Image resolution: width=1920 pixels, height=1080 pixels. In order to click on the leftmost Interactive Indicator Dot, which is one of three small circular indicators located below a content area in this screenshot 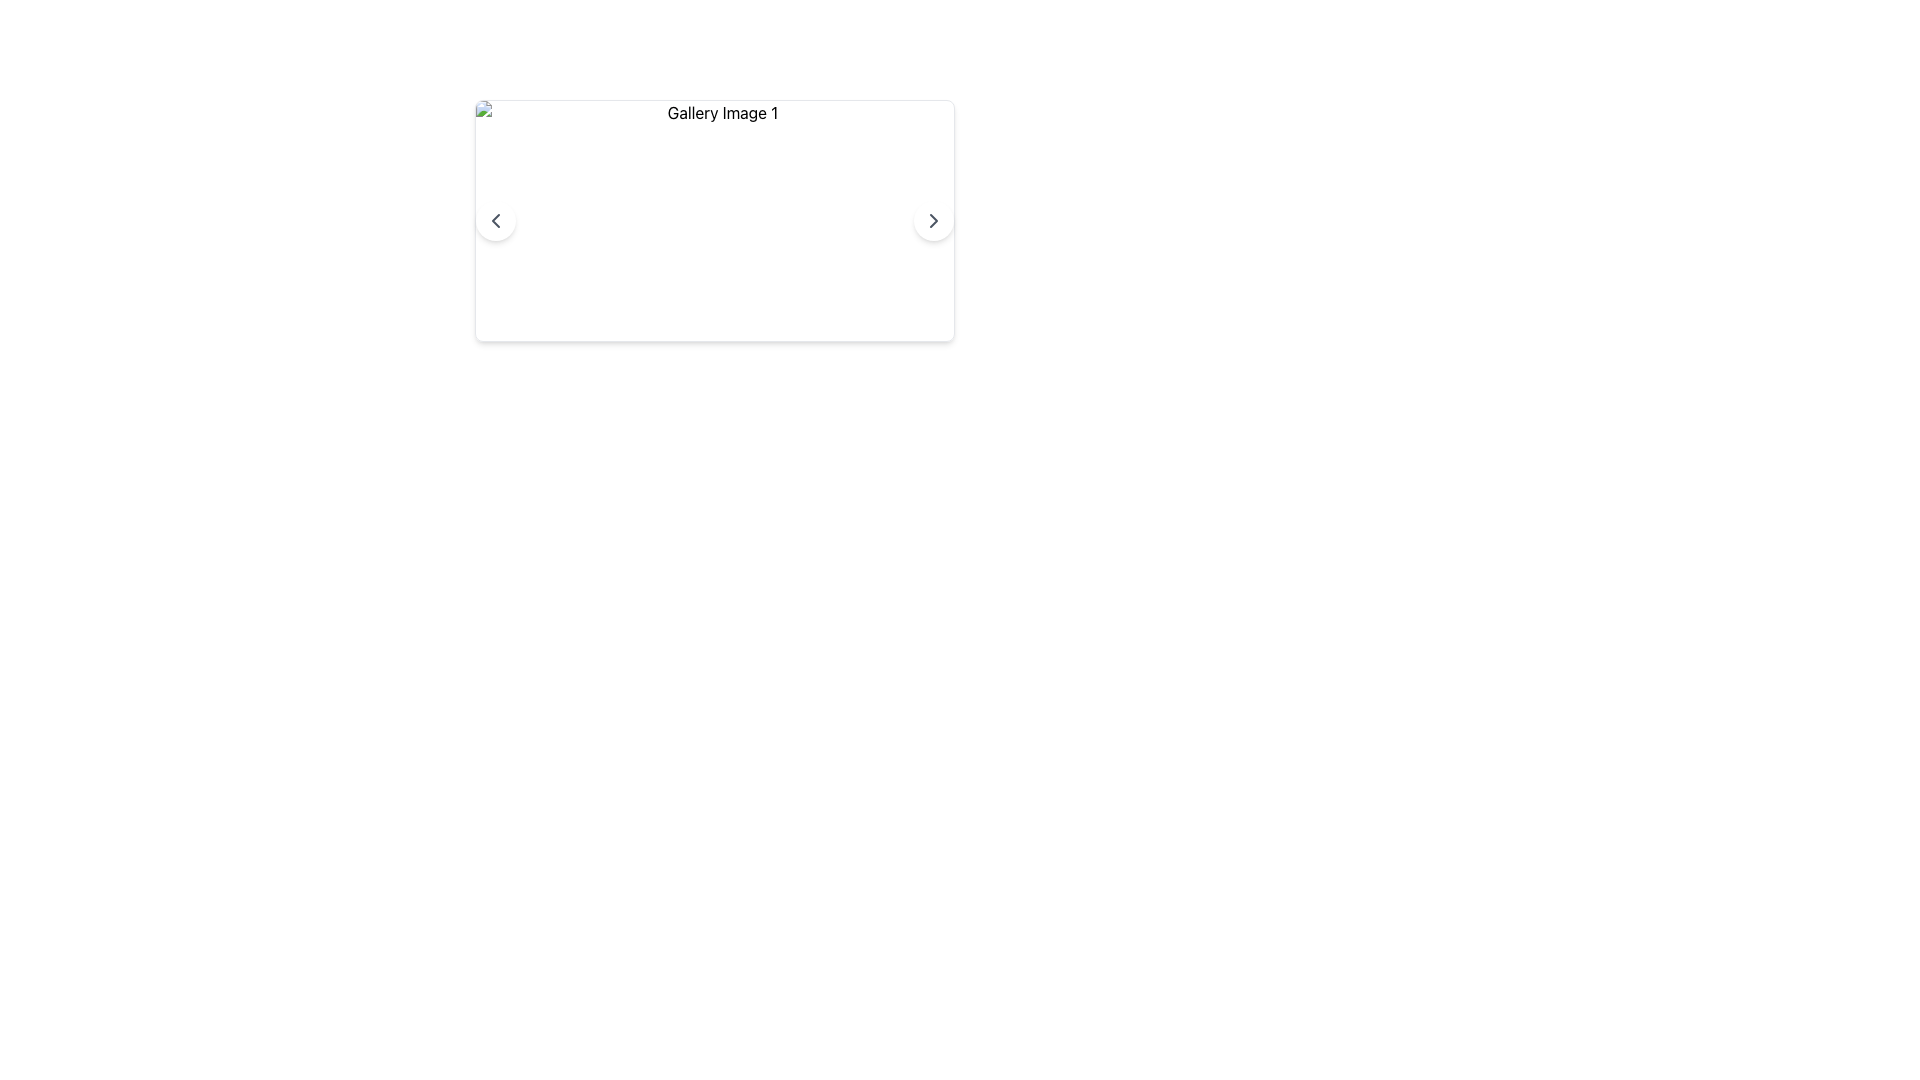, I will do `click(691, 358)`.